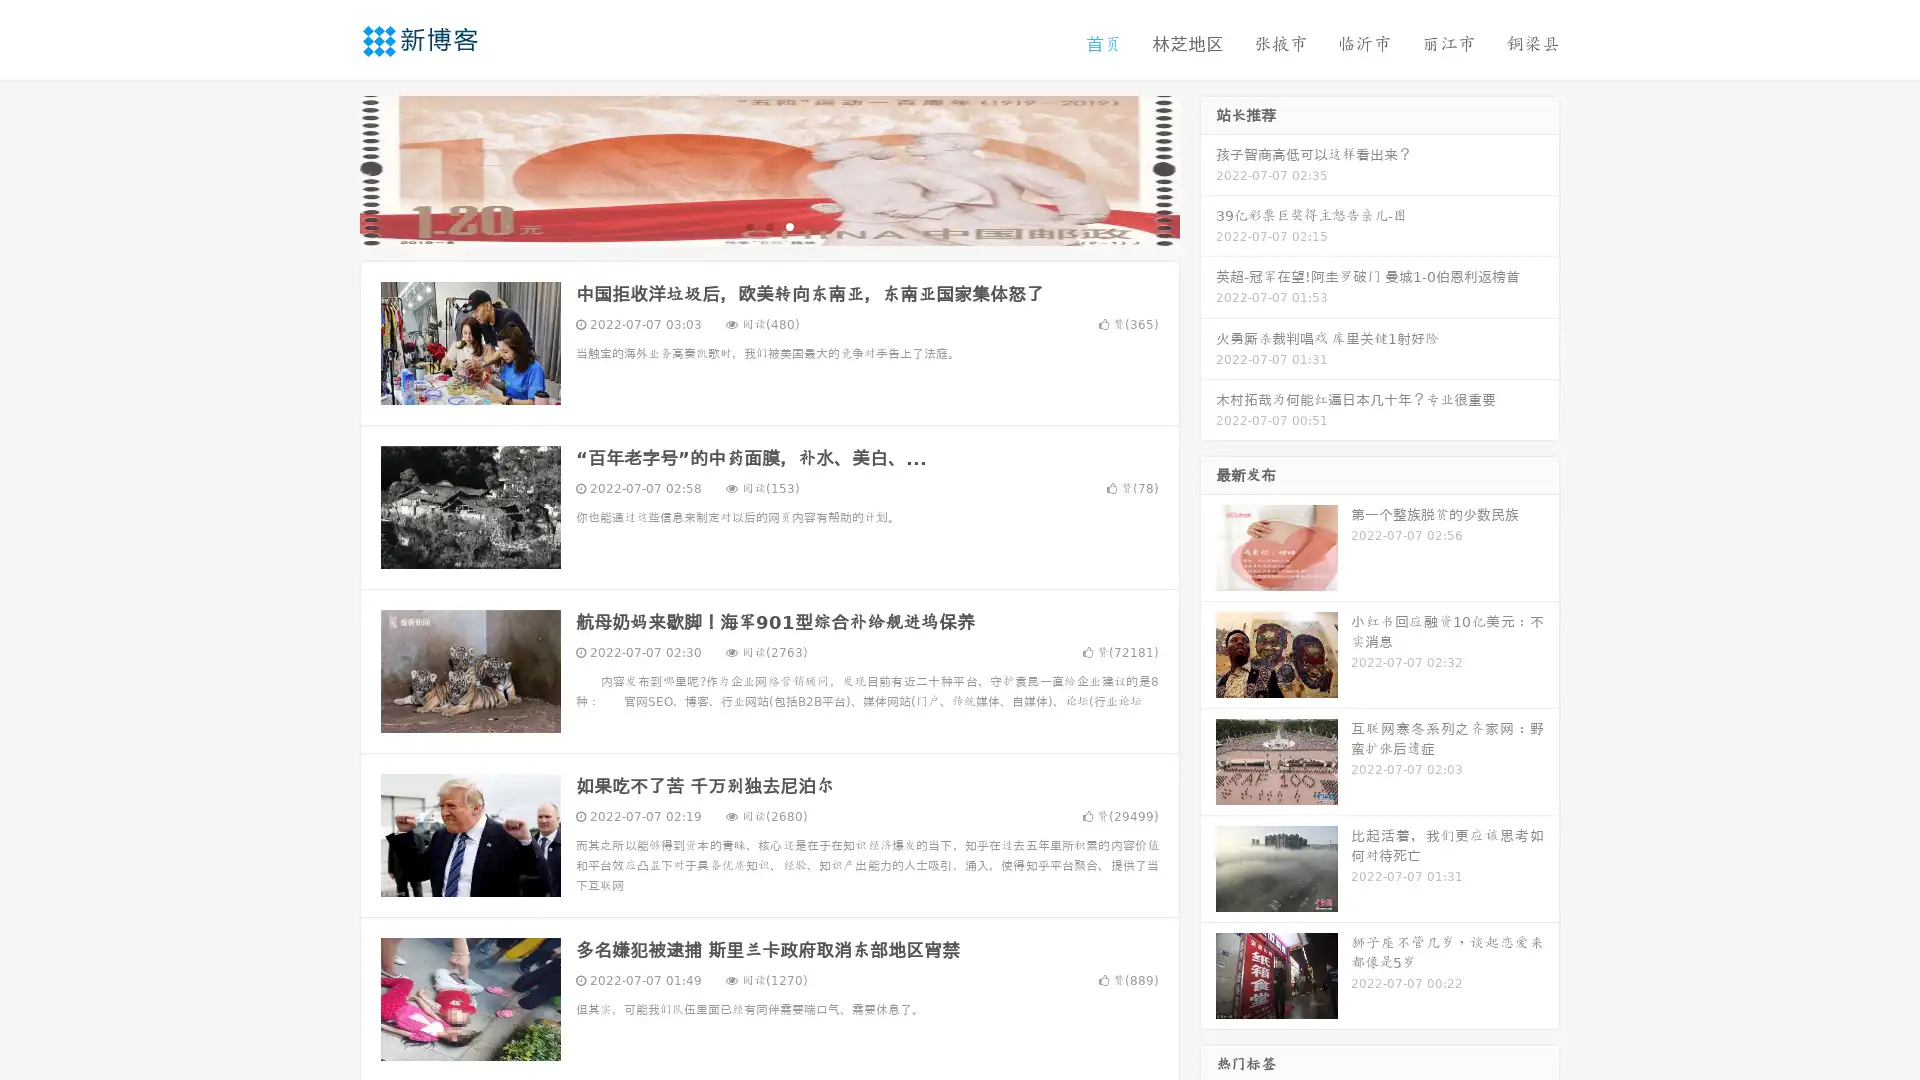  What do you see at coordinates (1208, 168) in the screenshot?
I see `Next slide` at bounding box center [1208, 168].